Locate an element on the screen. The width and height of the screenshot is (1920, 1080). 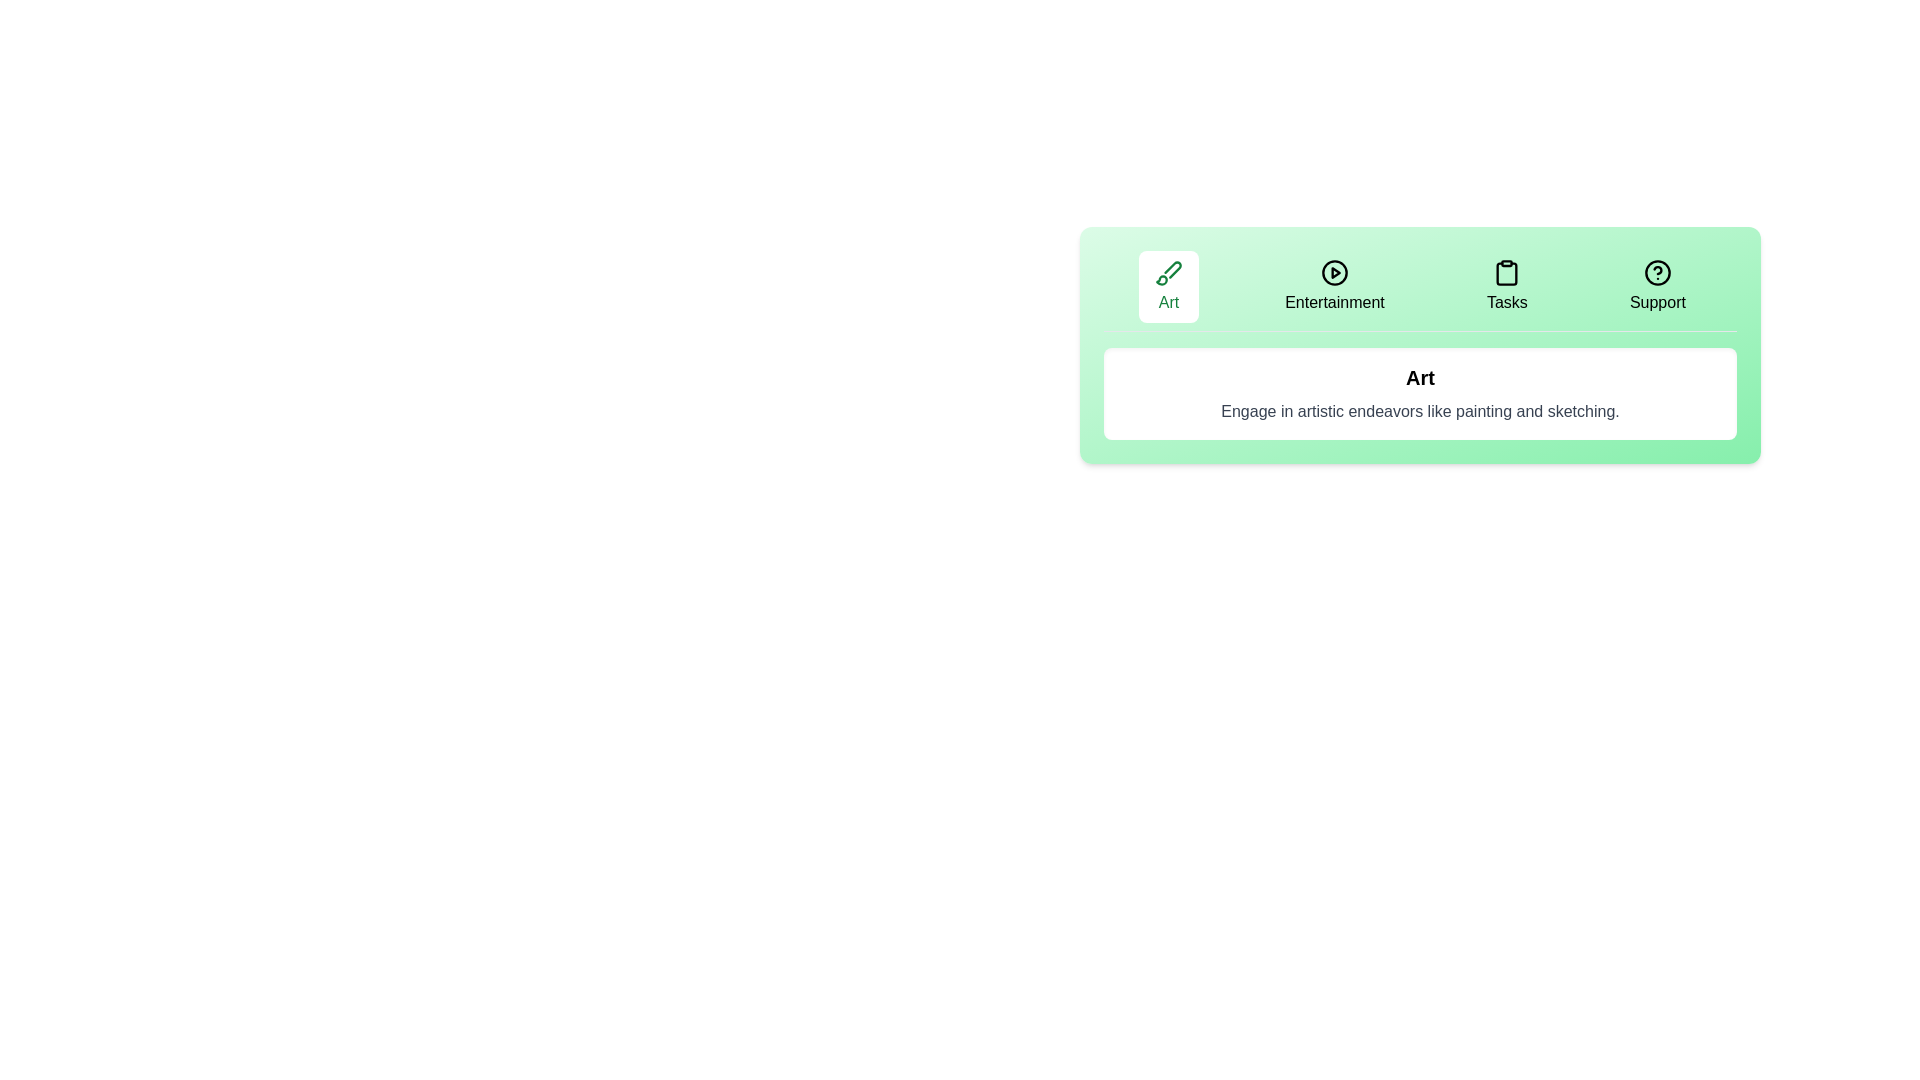
the button labeled 'Art', which has a white background, green text, and a green brush icon above the text is located at coordinates (1169, 286).